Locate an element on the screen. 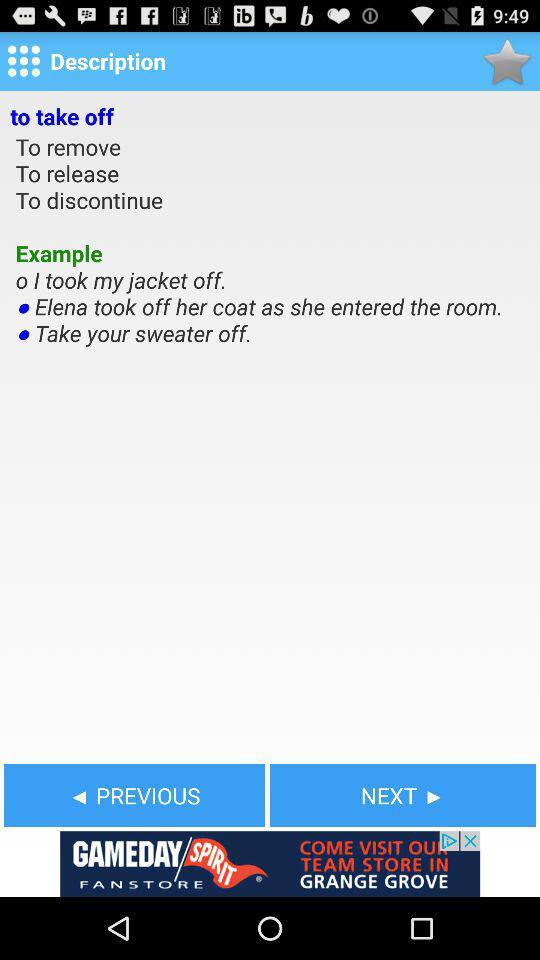 This screenshot has width=540, height=960. star description is located at coordinates (507, 61).